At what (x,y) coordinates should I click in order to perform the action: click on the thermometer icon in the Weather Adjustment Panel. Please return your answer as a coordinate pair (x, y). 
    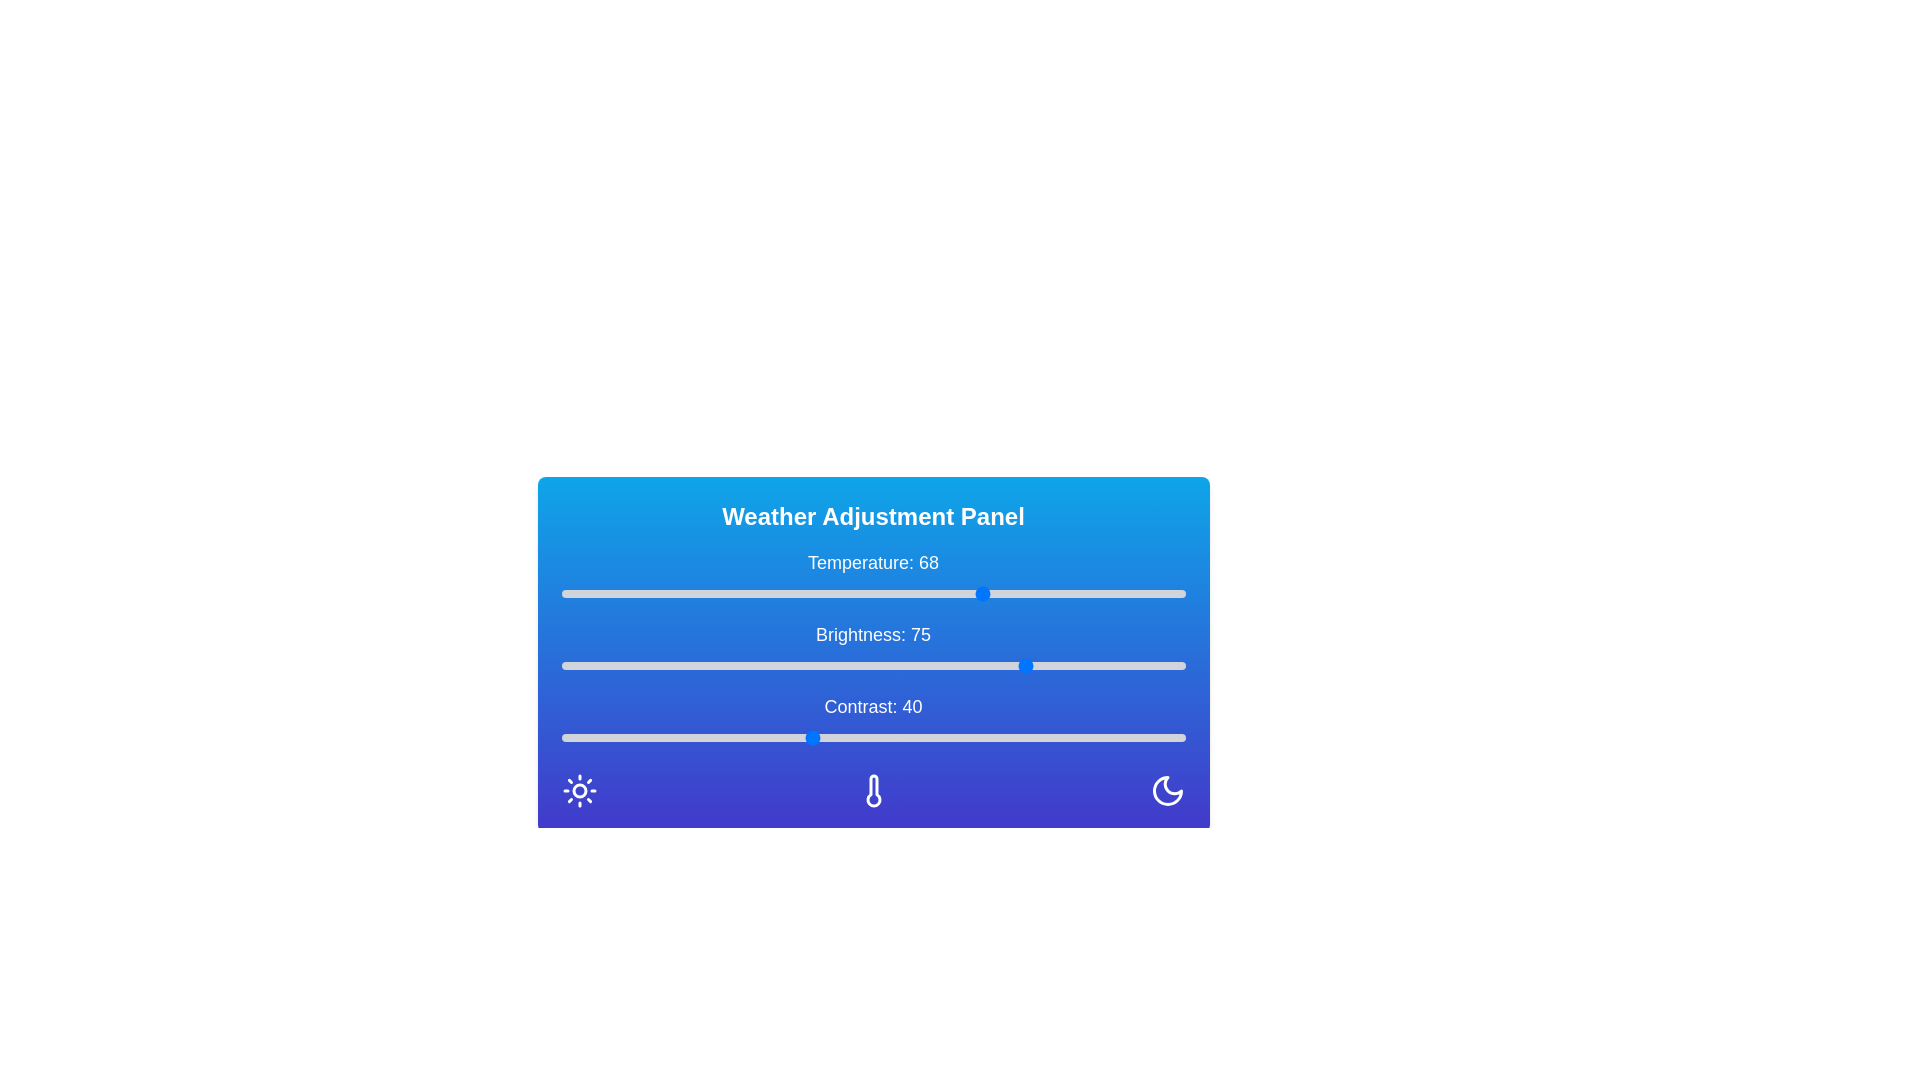
    Looking at the image, I should click on (873, 789).